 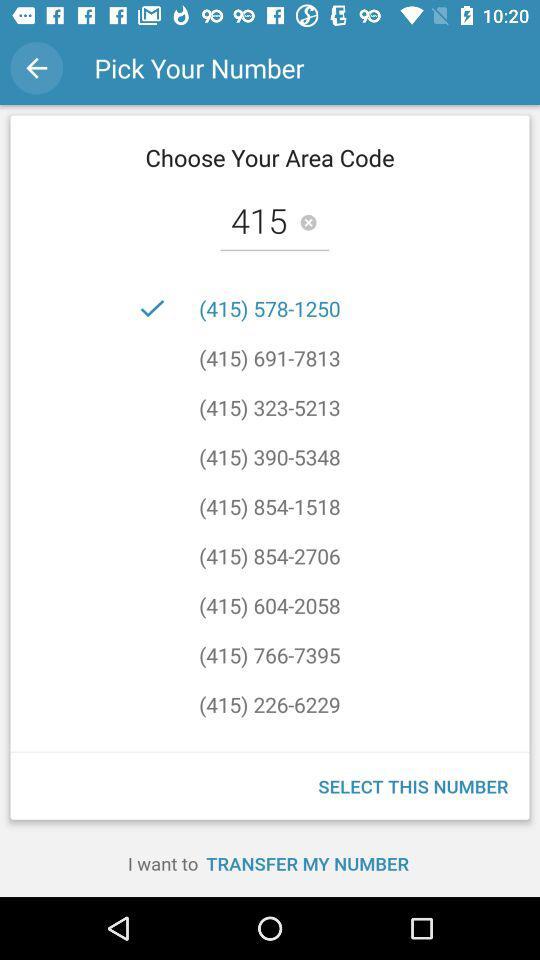 I want to click on transfer my number item, so click(x=307, y=862).